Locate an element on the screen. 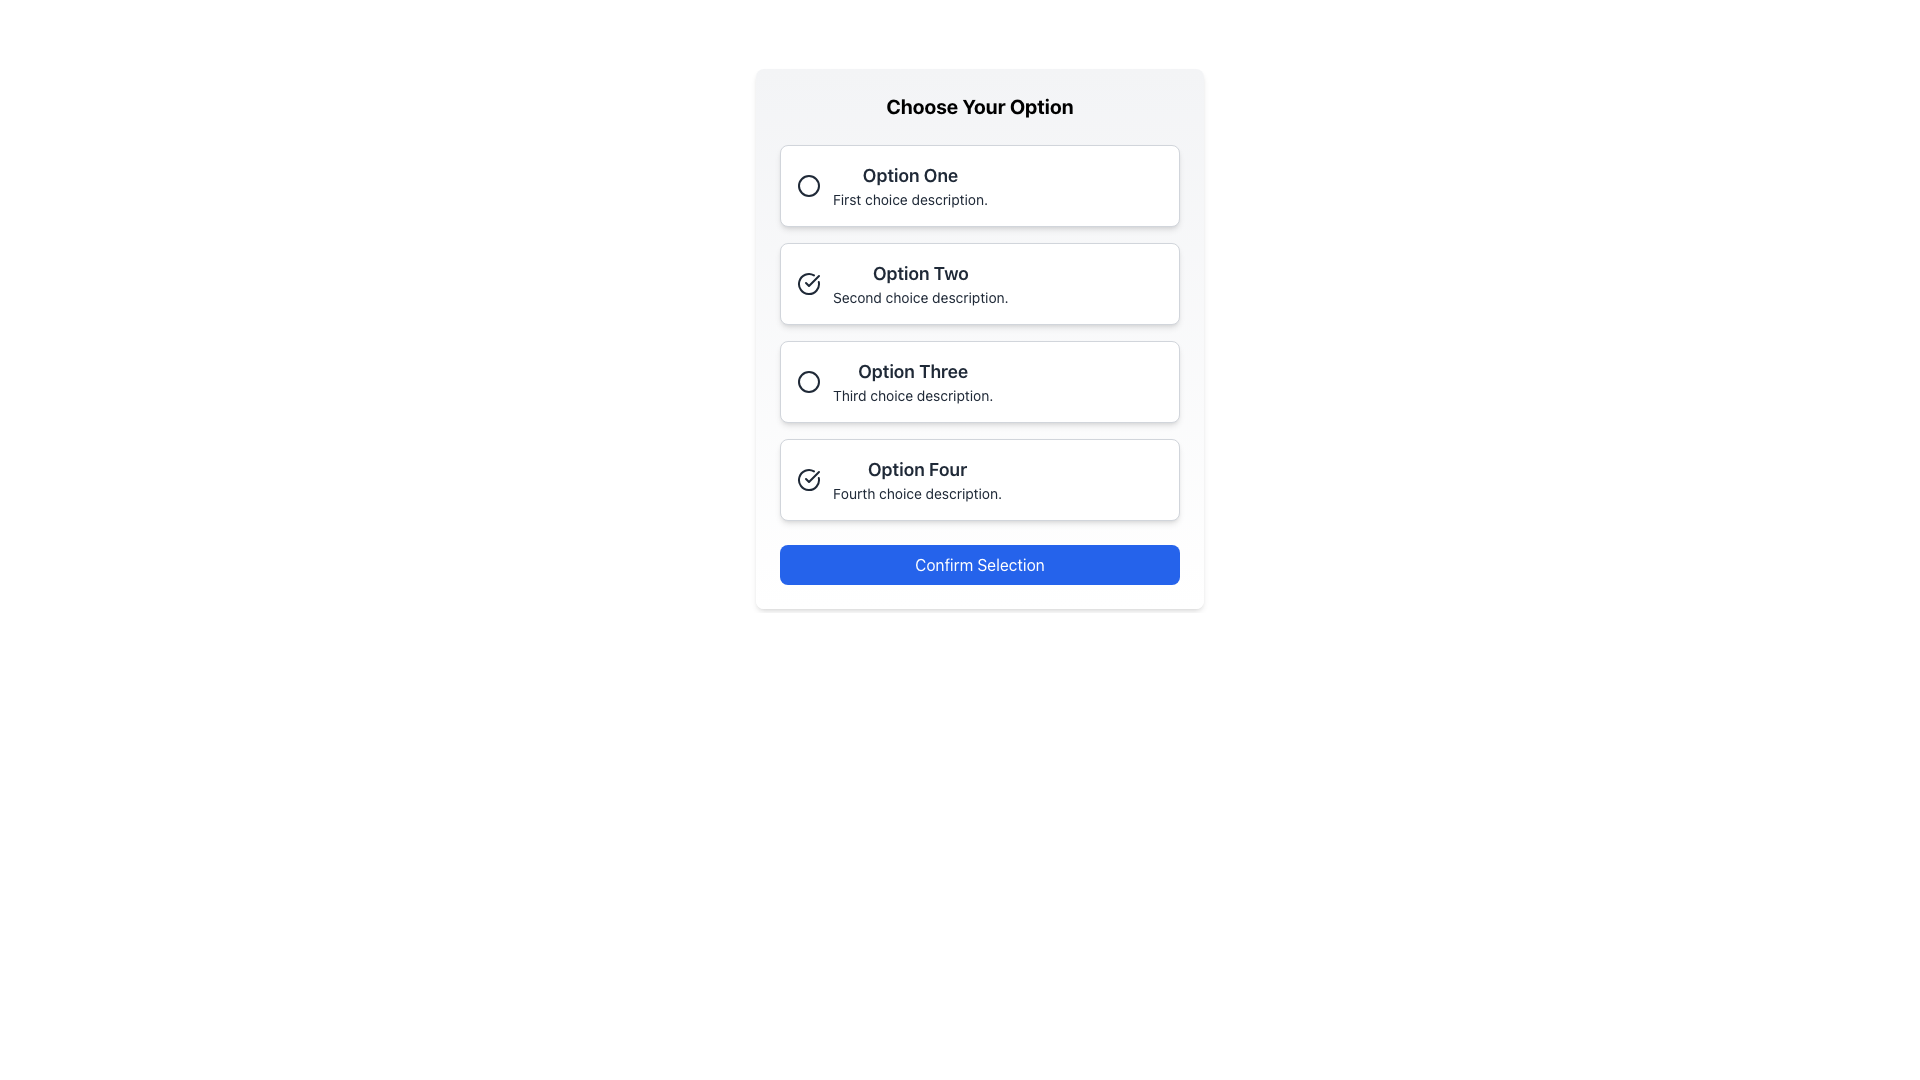 This screenshot has height=1080, width=1920. the first selectable option label in the list, which serves as the title for that option is located at coordinates (909, 175).